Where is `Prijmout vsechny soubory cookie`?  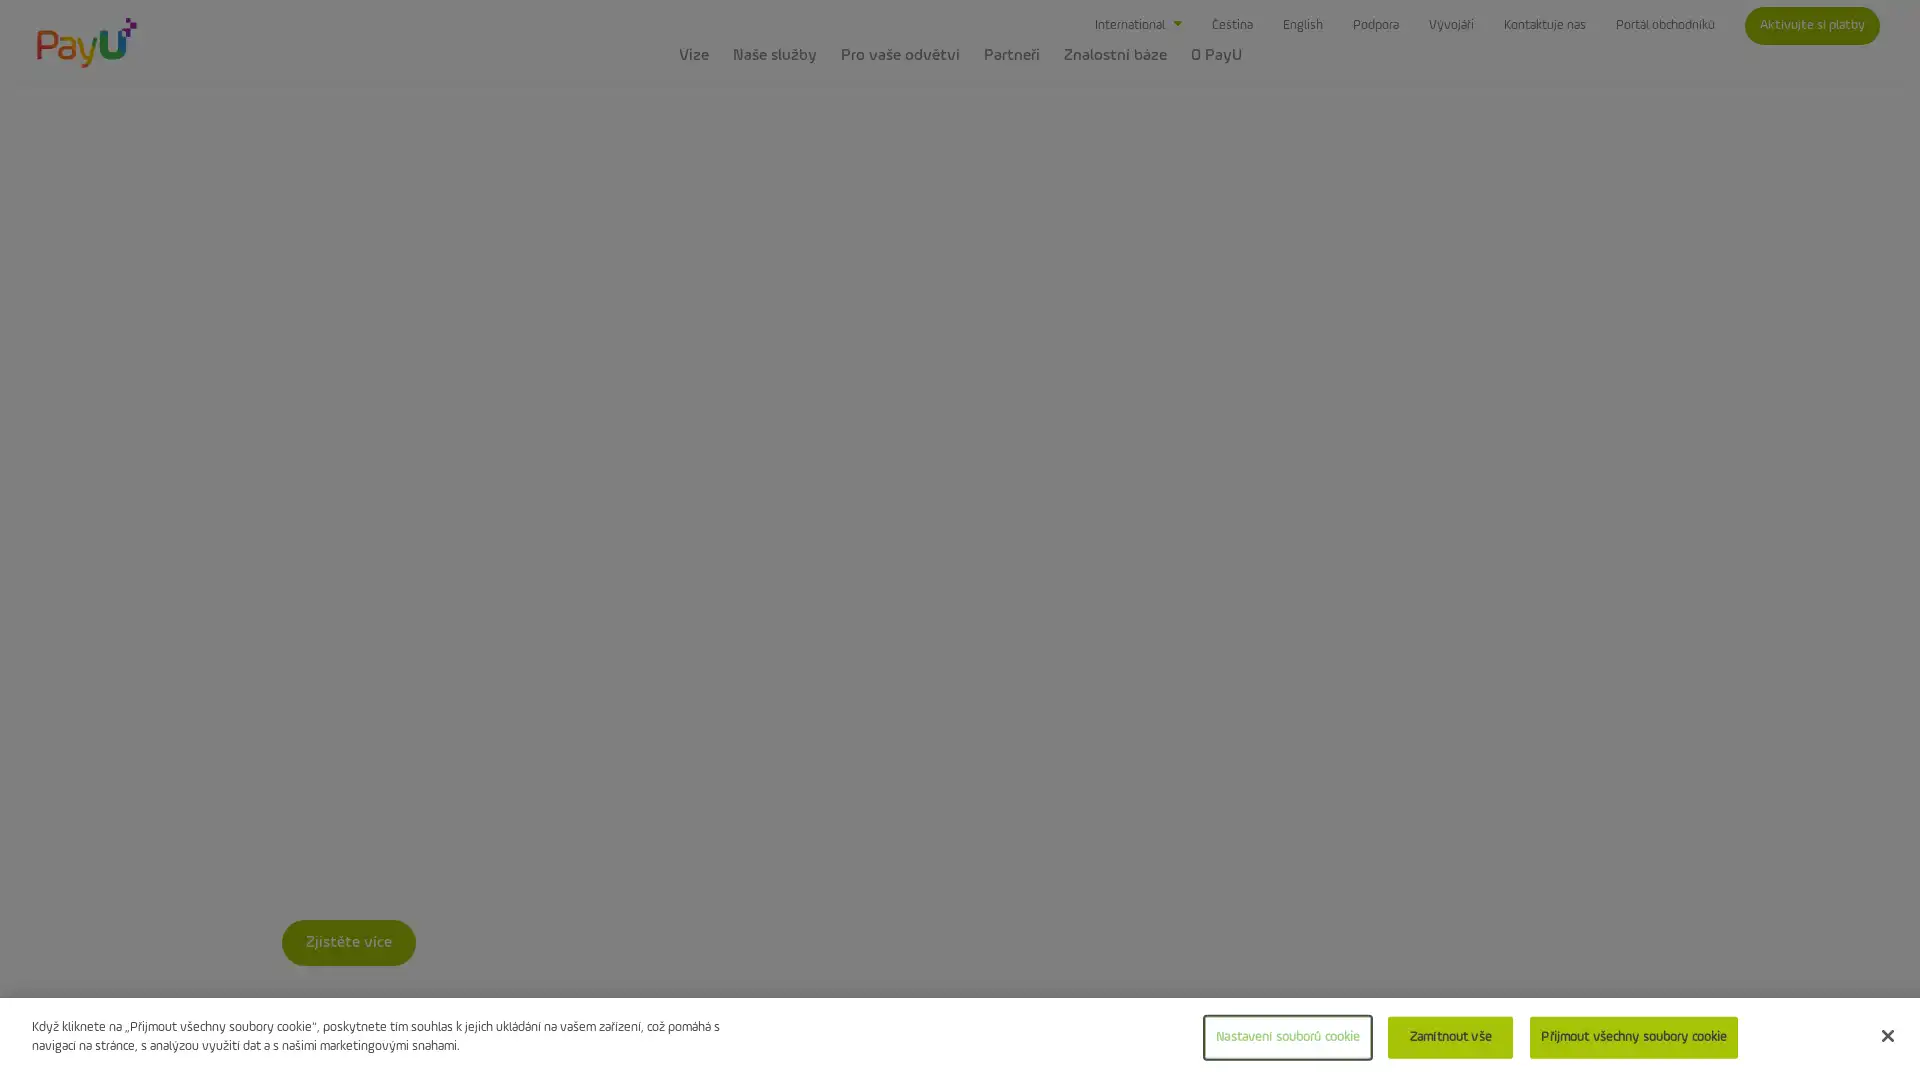
Prijmout vsechny soubory cookie is located at coordinates (1633, 1036).